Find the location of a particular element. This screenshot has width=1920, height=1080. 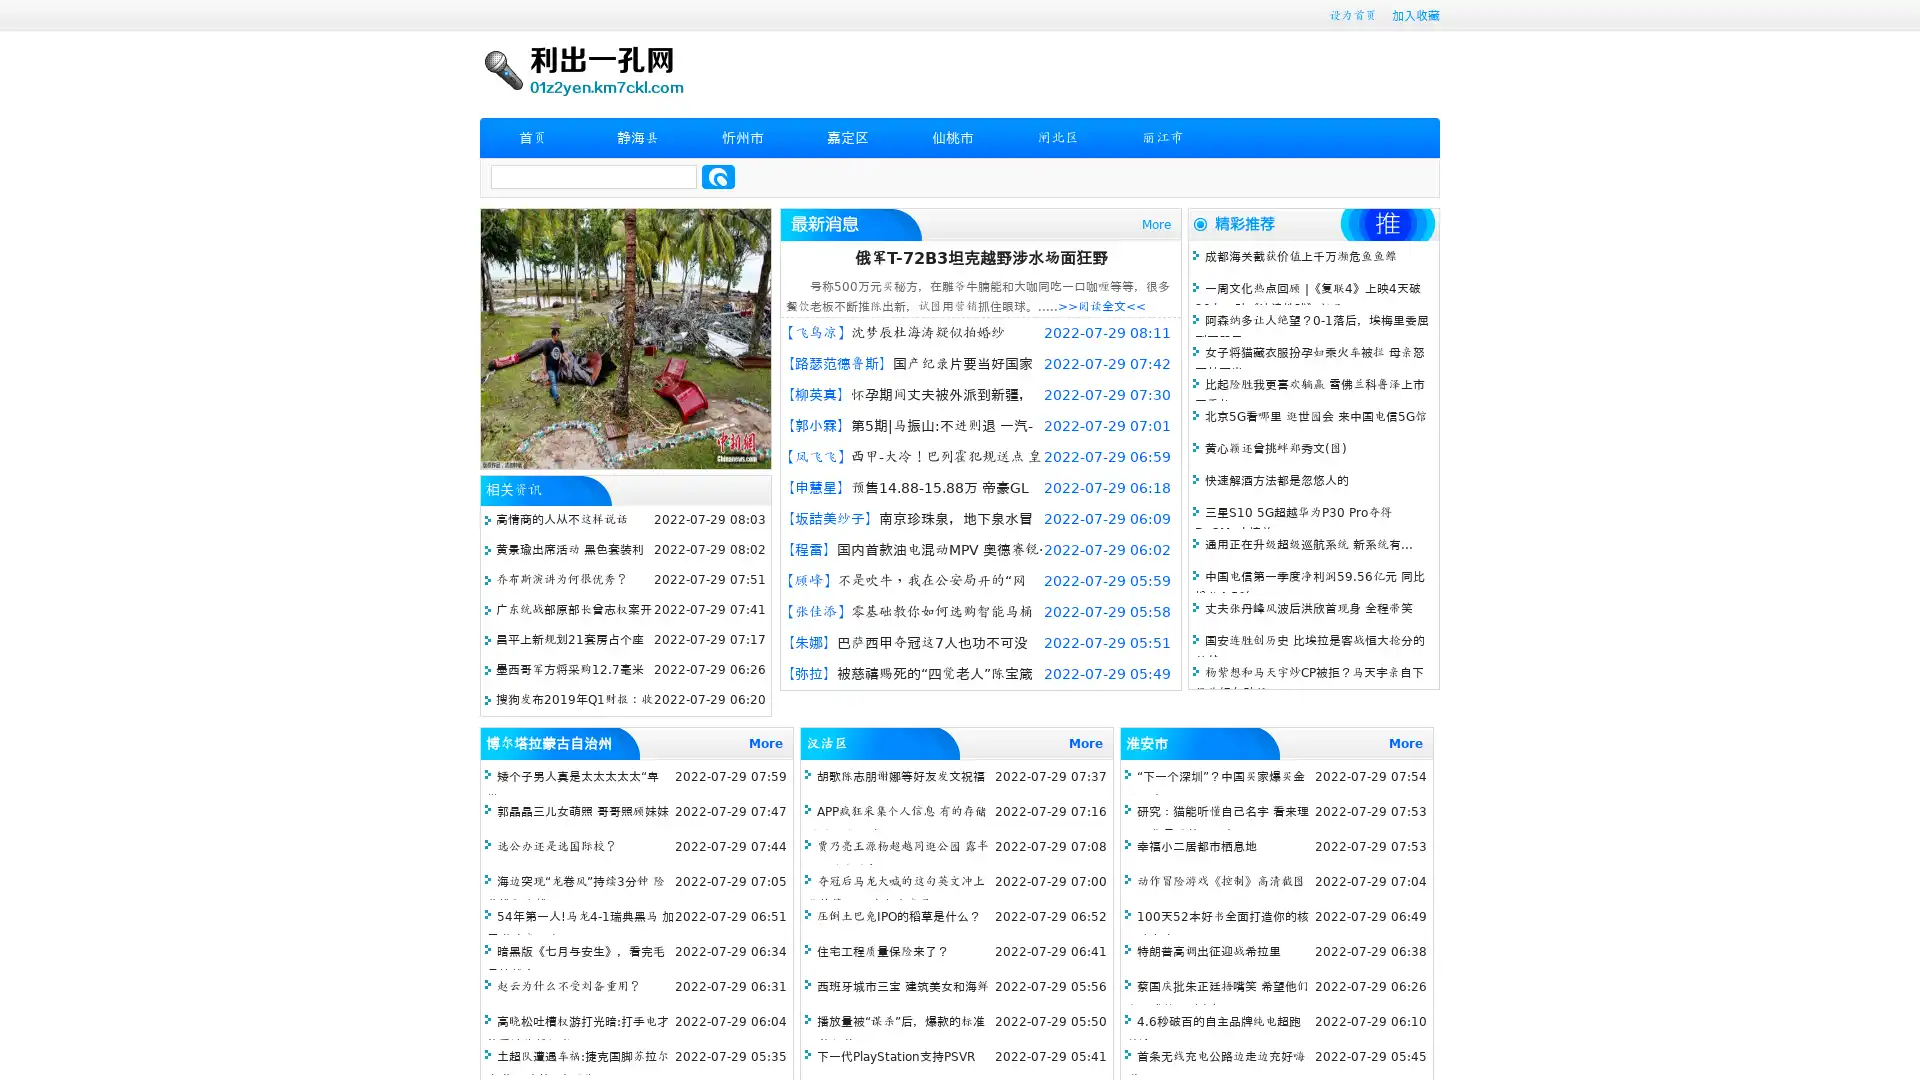

Search is located at coordinates (718, 176).